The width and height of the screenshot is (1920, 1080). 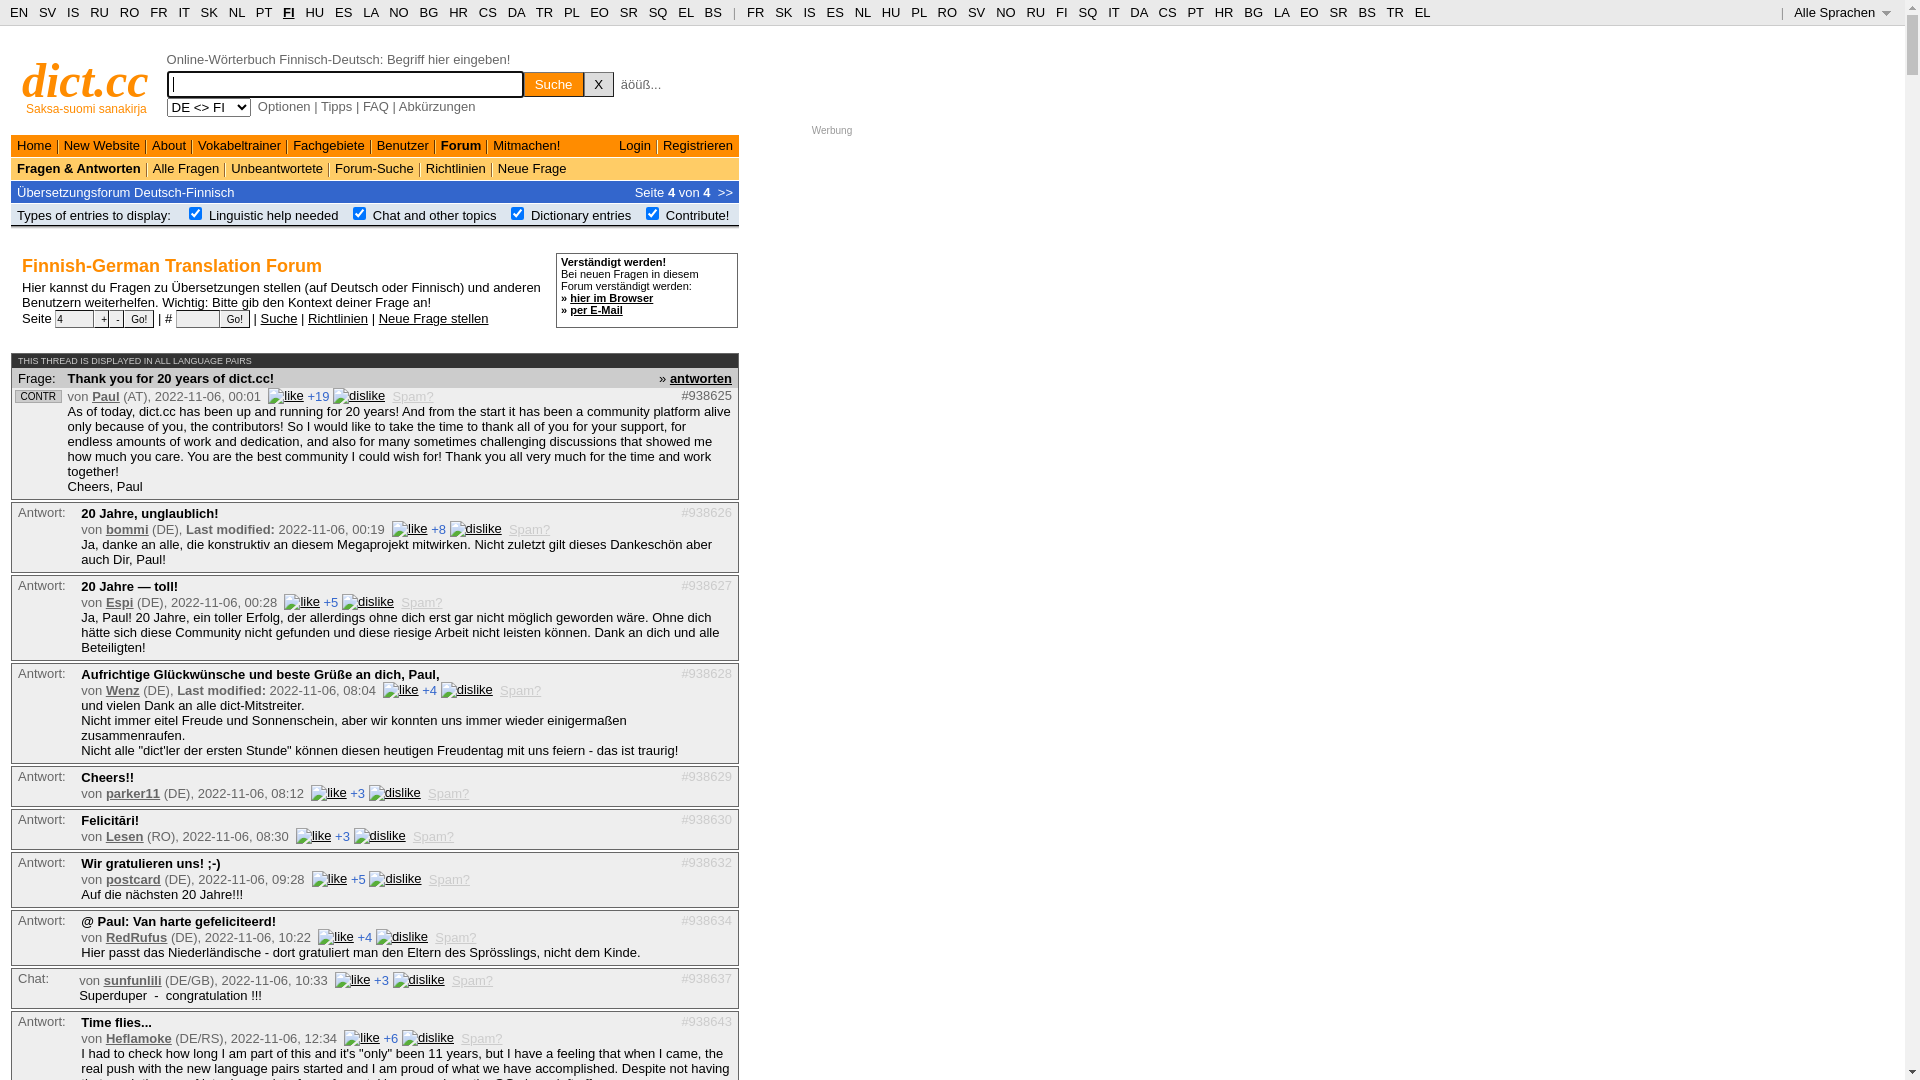 What do you see at coordinates (291, 144) in the screenshot?
I see `'Fachgebiete'` at bounding box center [291, 144].